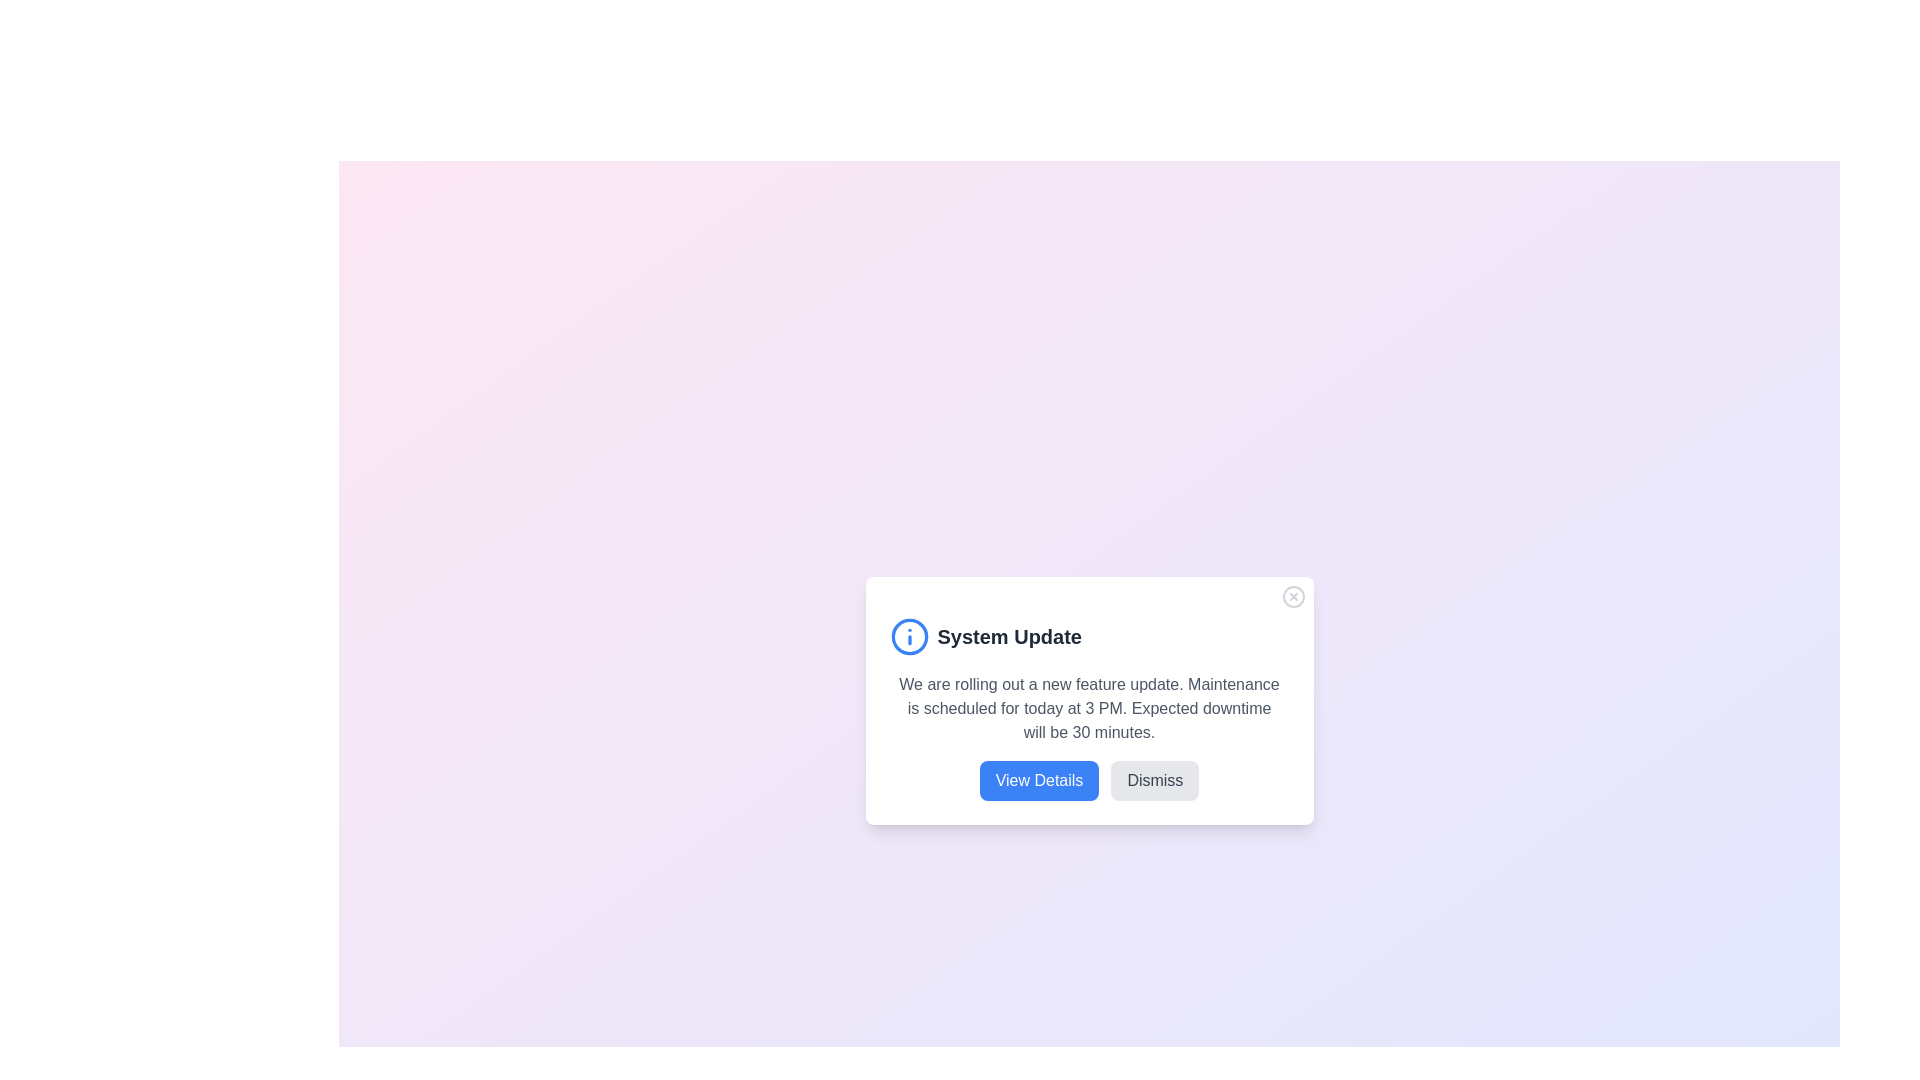  I want to click on the circular information icon with a blue outline located to the left of the text 'System Update', so click(908, 636).